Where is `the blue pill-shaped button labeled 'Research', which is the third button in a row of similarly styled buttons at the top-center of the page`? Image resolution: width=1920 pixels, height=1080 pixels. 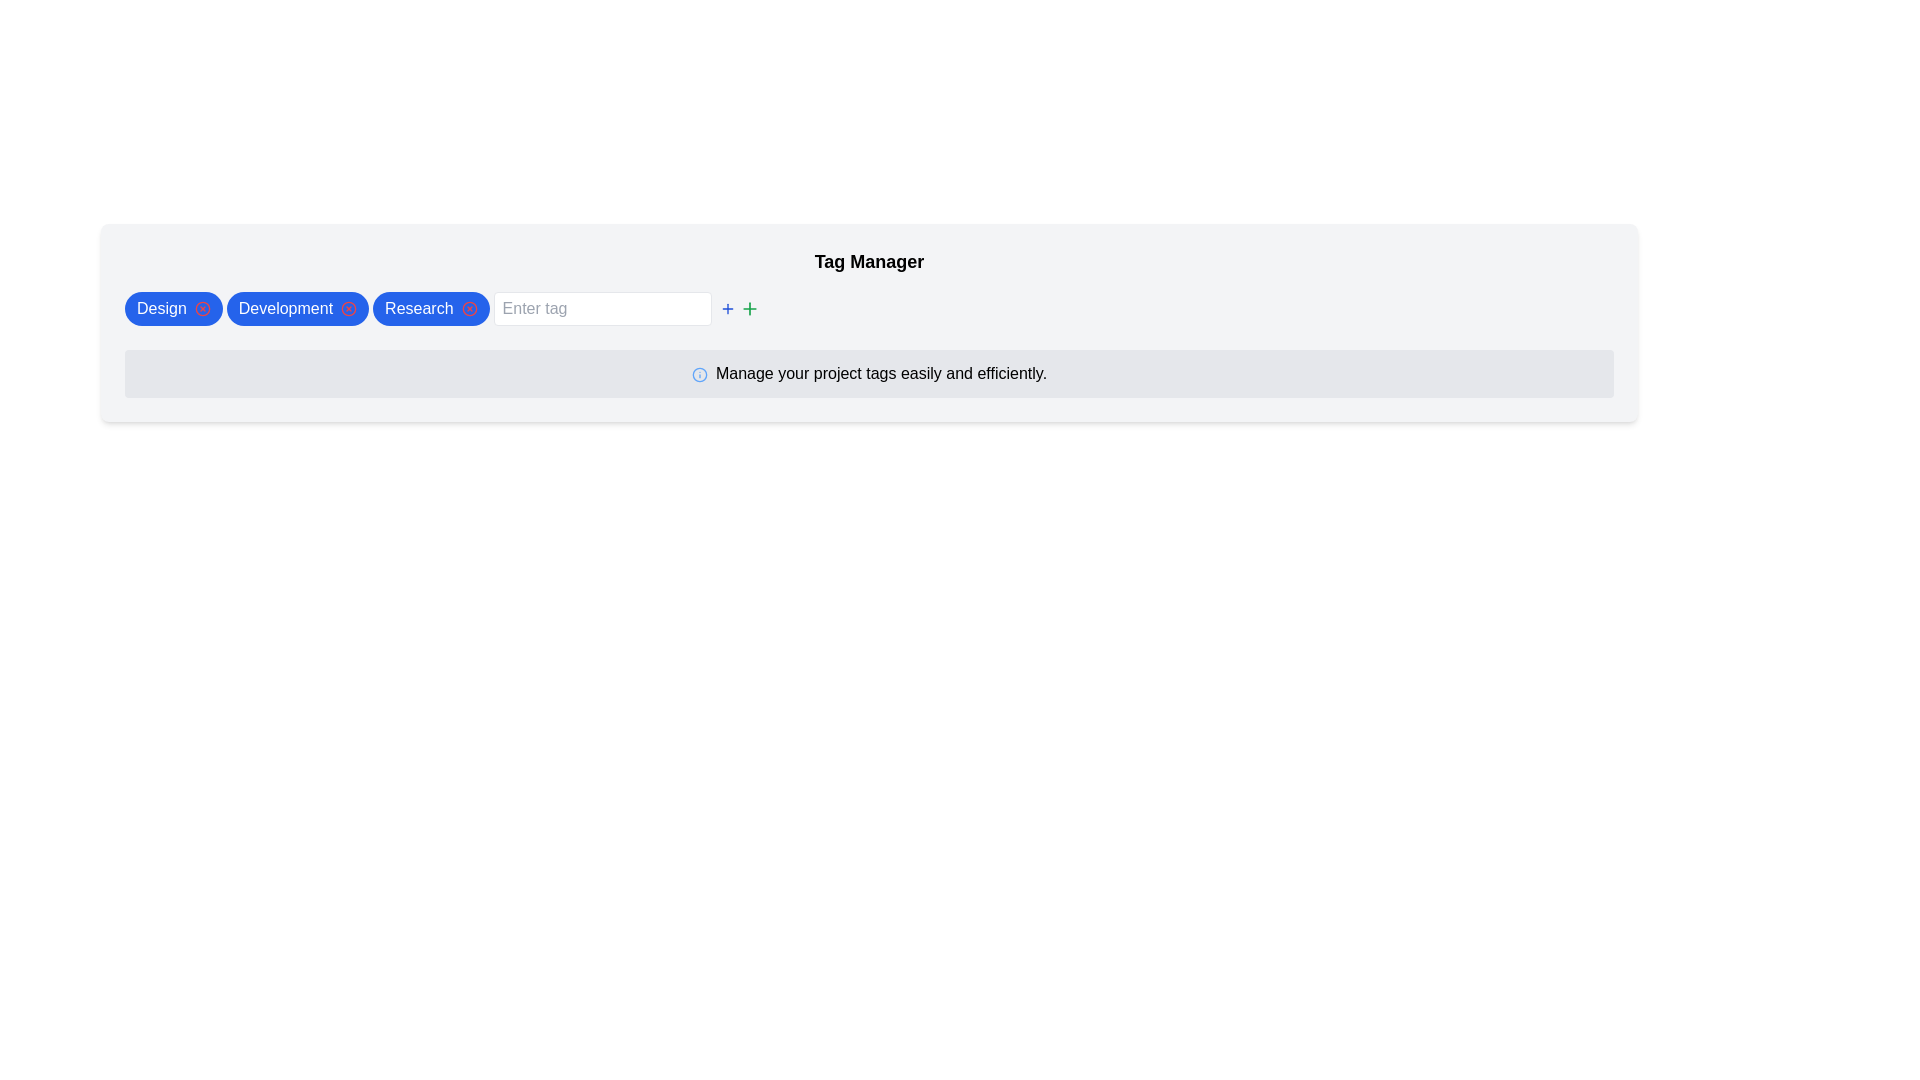
the blue pill-shaped button labeled 'Research', which is the third button in a row of similarly styled buttons at the top-center of the page is located at coordinates (430, 308).